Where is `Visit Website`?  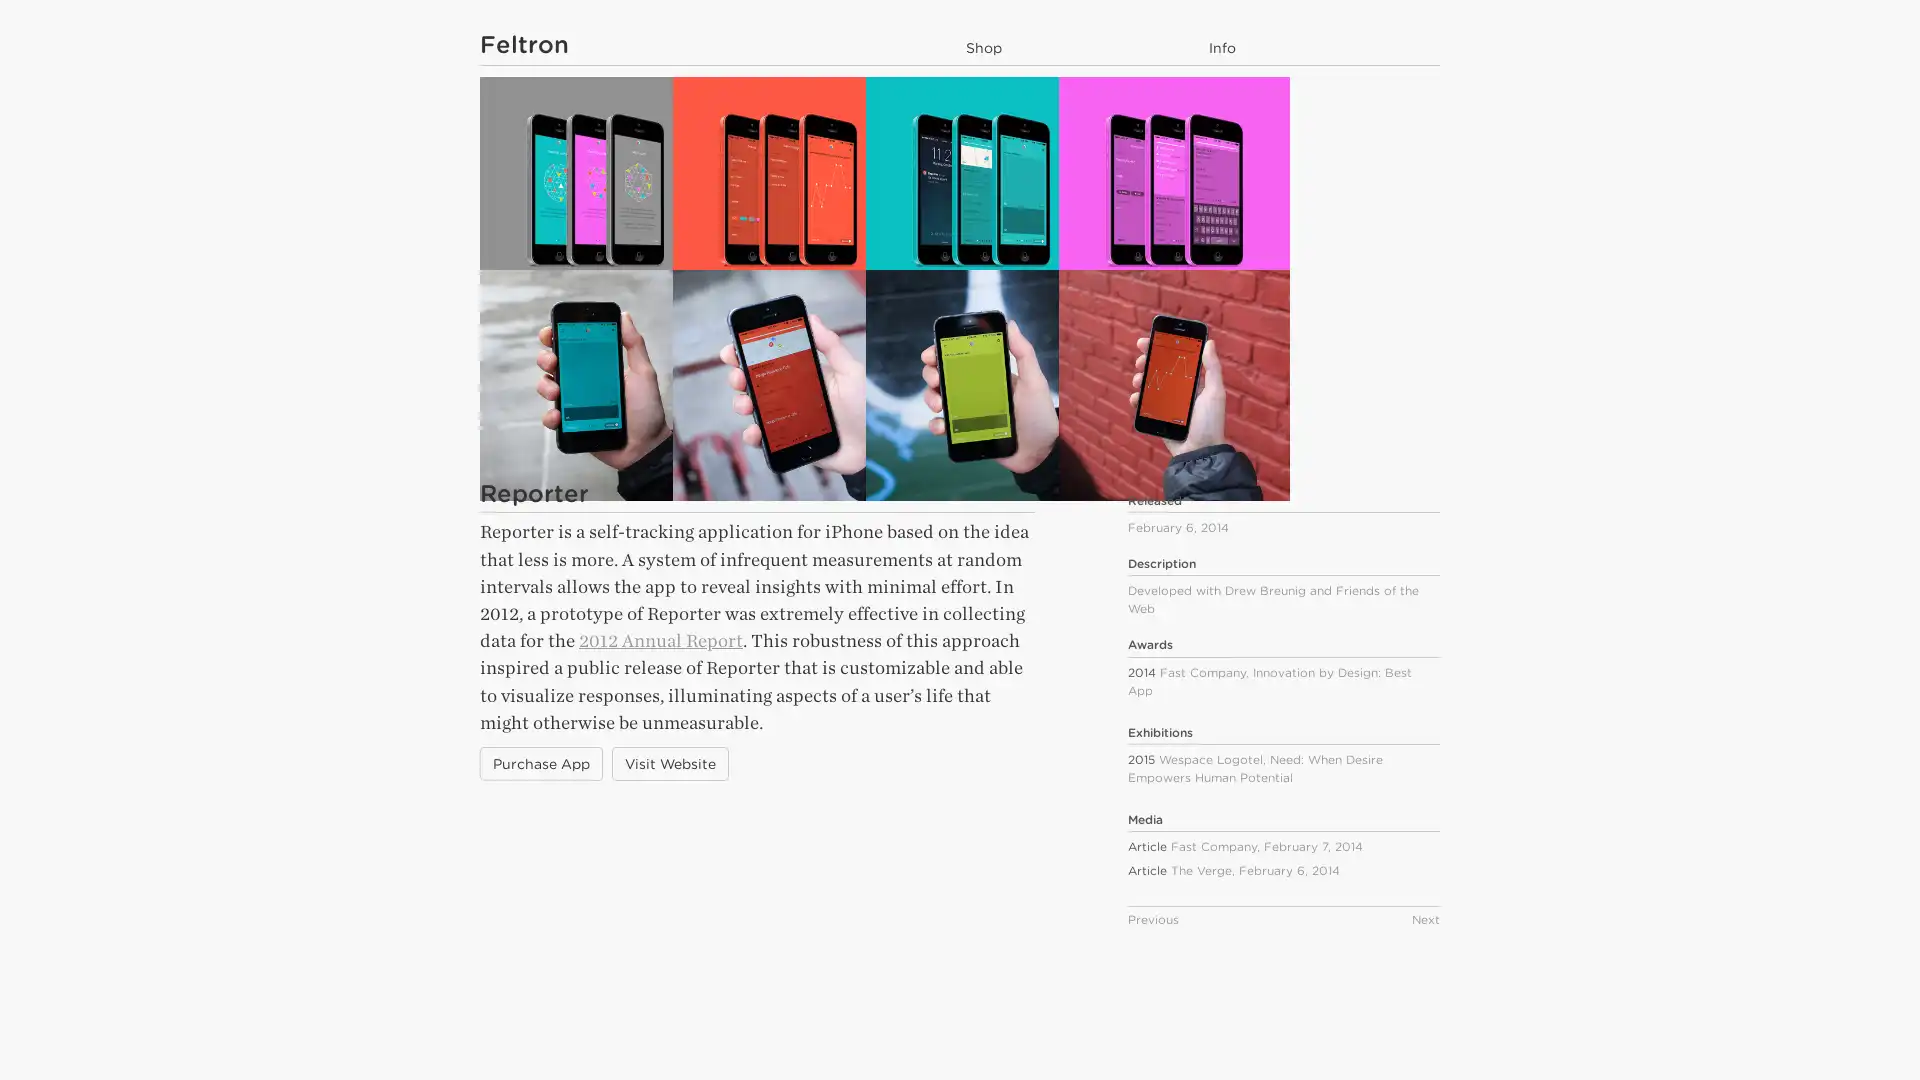
Visit Website is located at coordinates (670, 862).